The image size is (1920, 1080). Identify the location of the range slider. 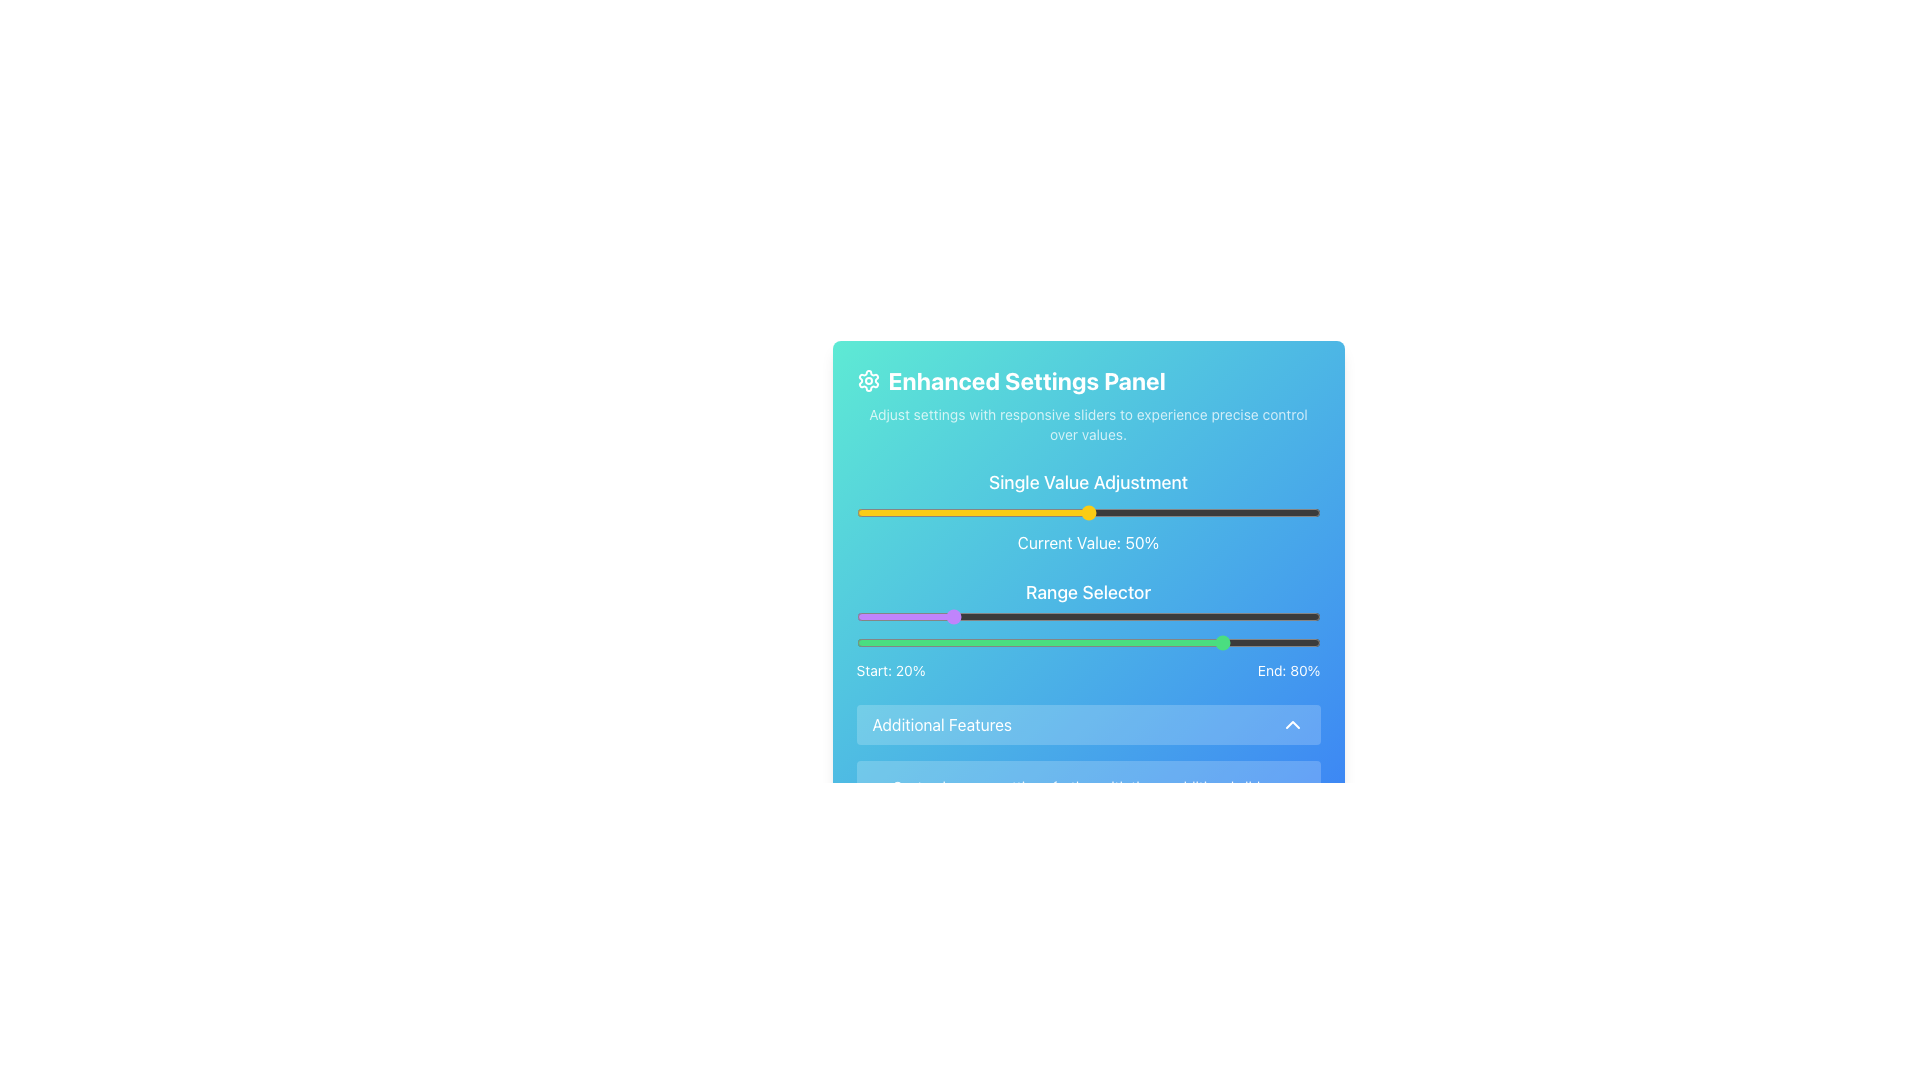
(1311, 616).